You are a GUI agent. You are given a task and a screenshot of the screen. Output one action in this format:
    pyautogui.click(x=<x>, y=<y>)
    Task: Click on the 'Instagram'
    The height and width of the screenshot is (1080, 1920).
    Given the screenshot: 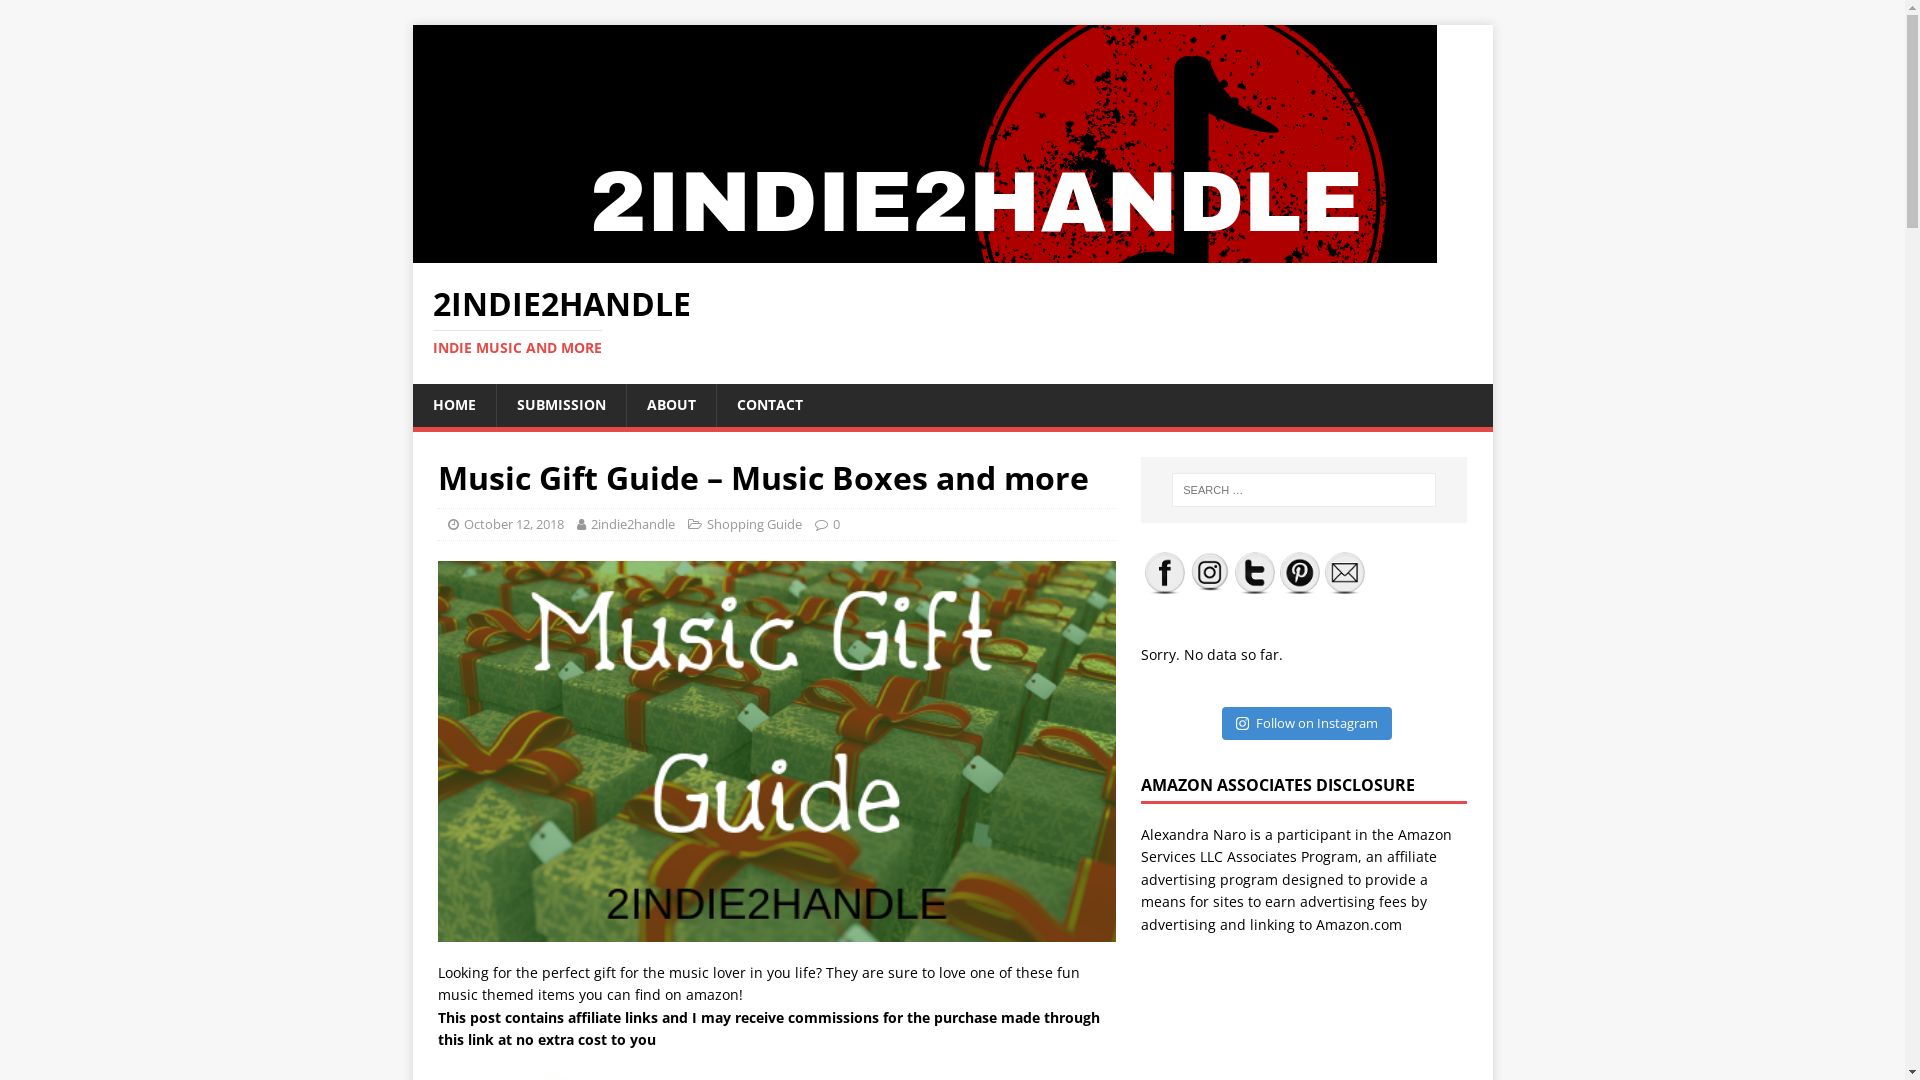 What is the action you would take?
    pyautogui.click(x=1208, y=571)
    